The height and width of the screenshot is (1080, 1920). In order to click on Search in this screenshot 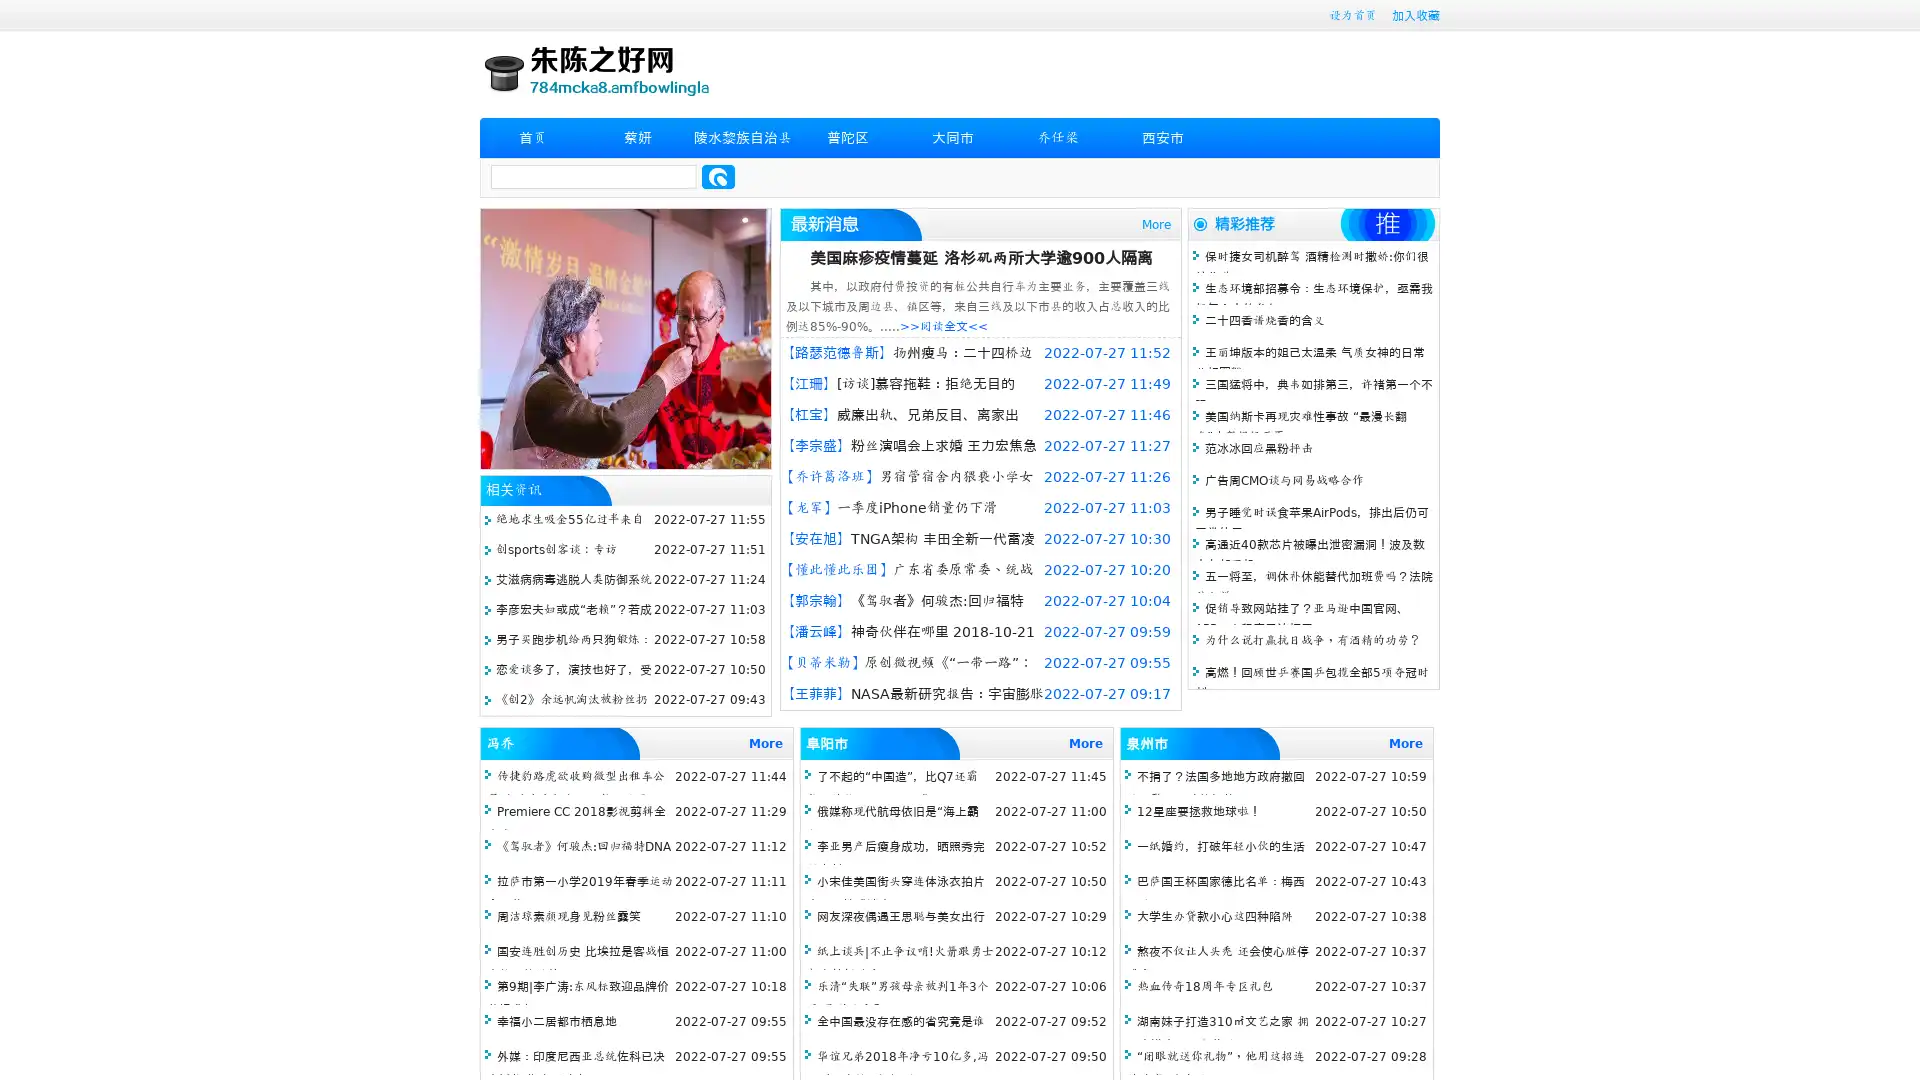, I will do `click(718, 176)`.